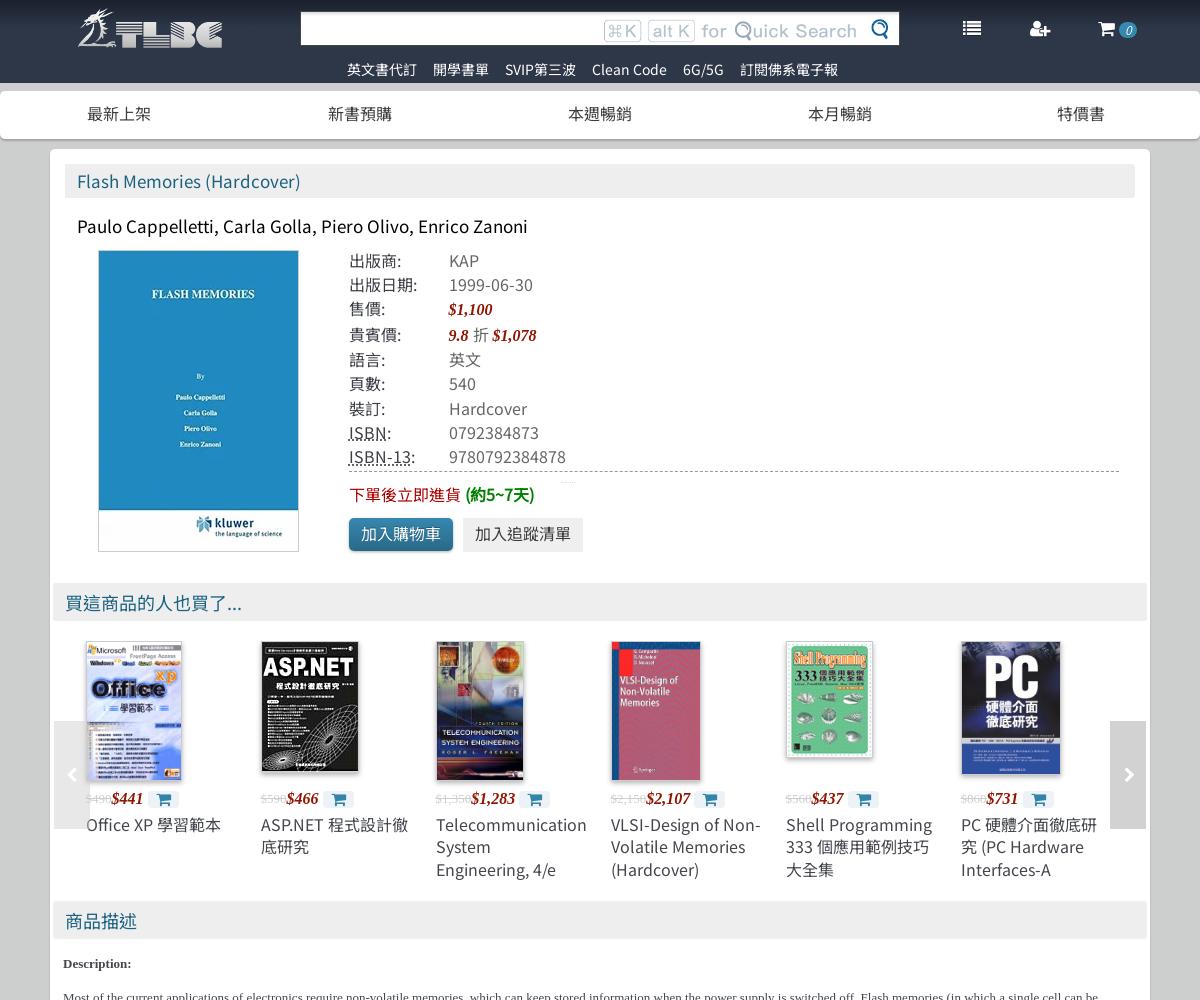 The height and width of the screenshot is (1000, 1200). Describe the element at coordinates (98, 797) in the screenshot. I see `'$490'` at that location.